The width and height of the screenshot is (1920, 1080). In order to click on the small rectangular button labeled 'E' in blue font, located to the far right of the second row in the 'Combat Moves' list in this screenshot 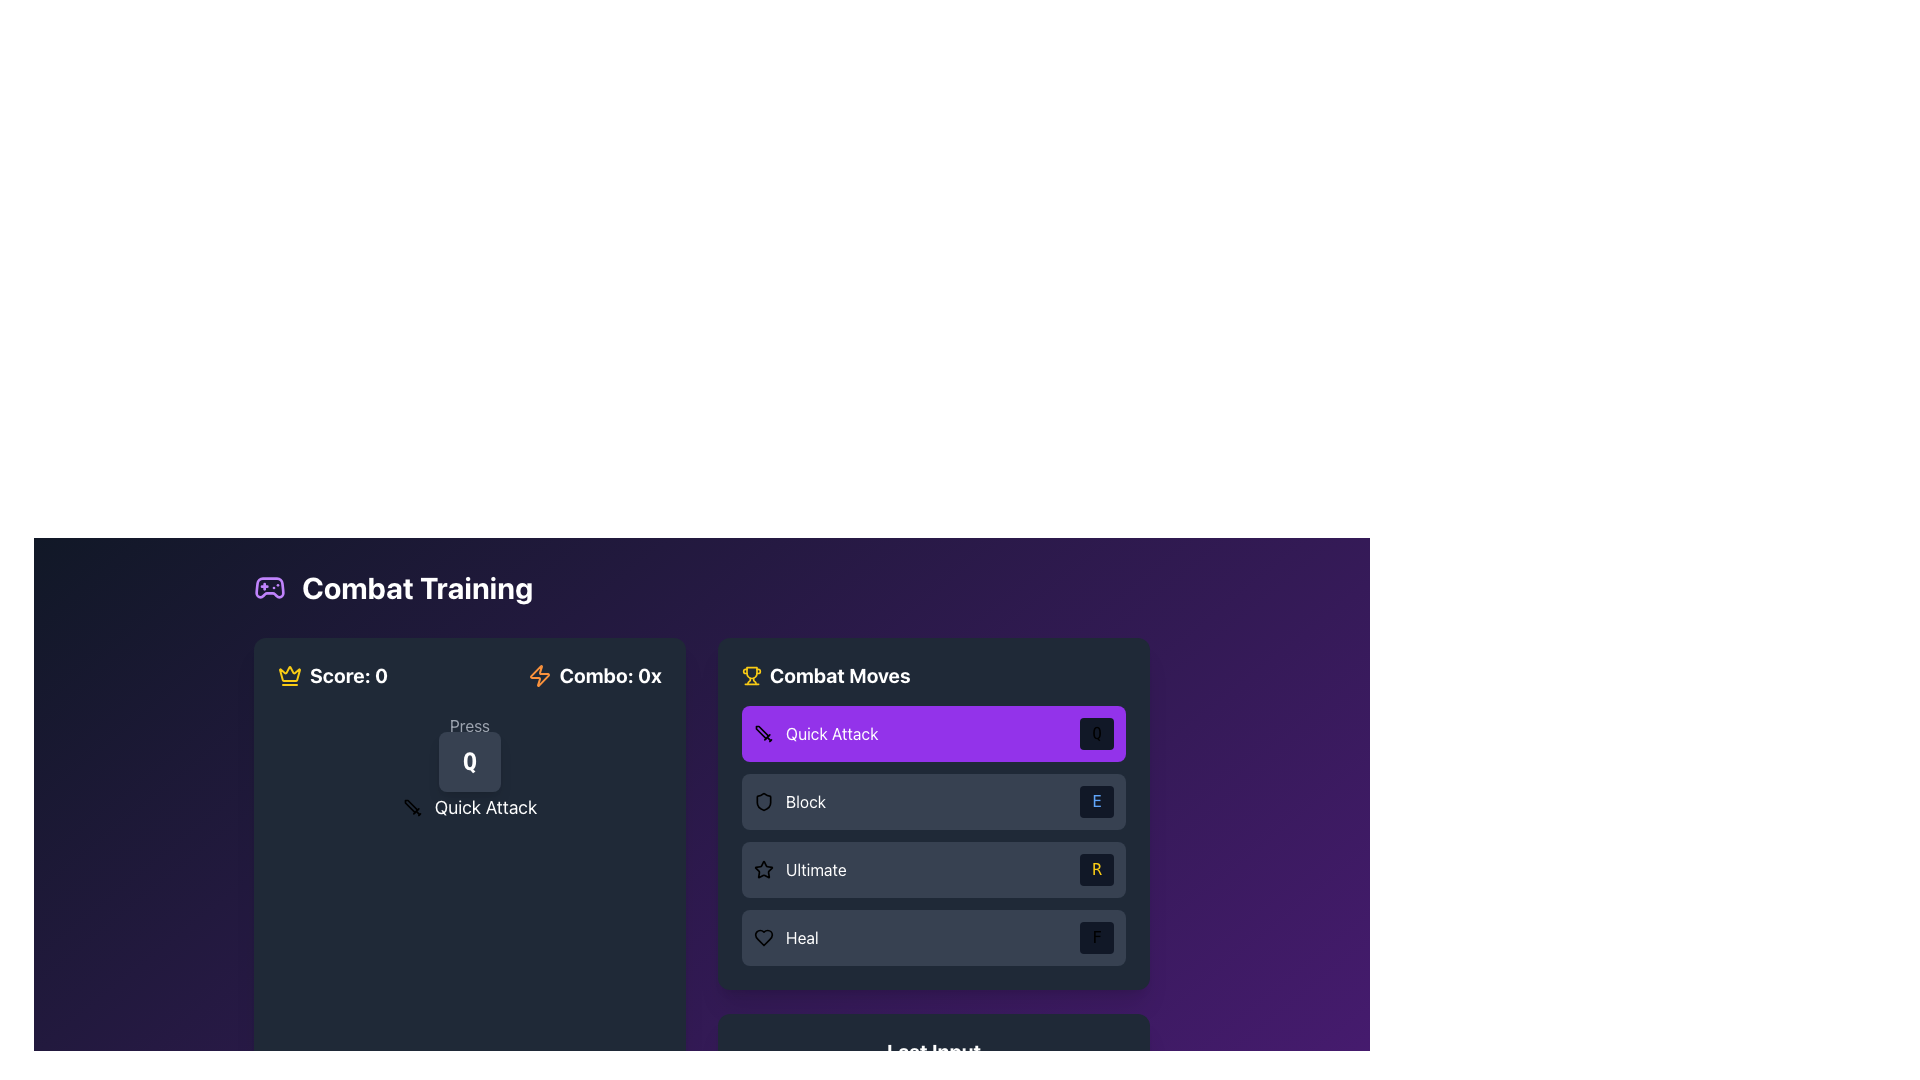, I will do `click(1096, 801)`.